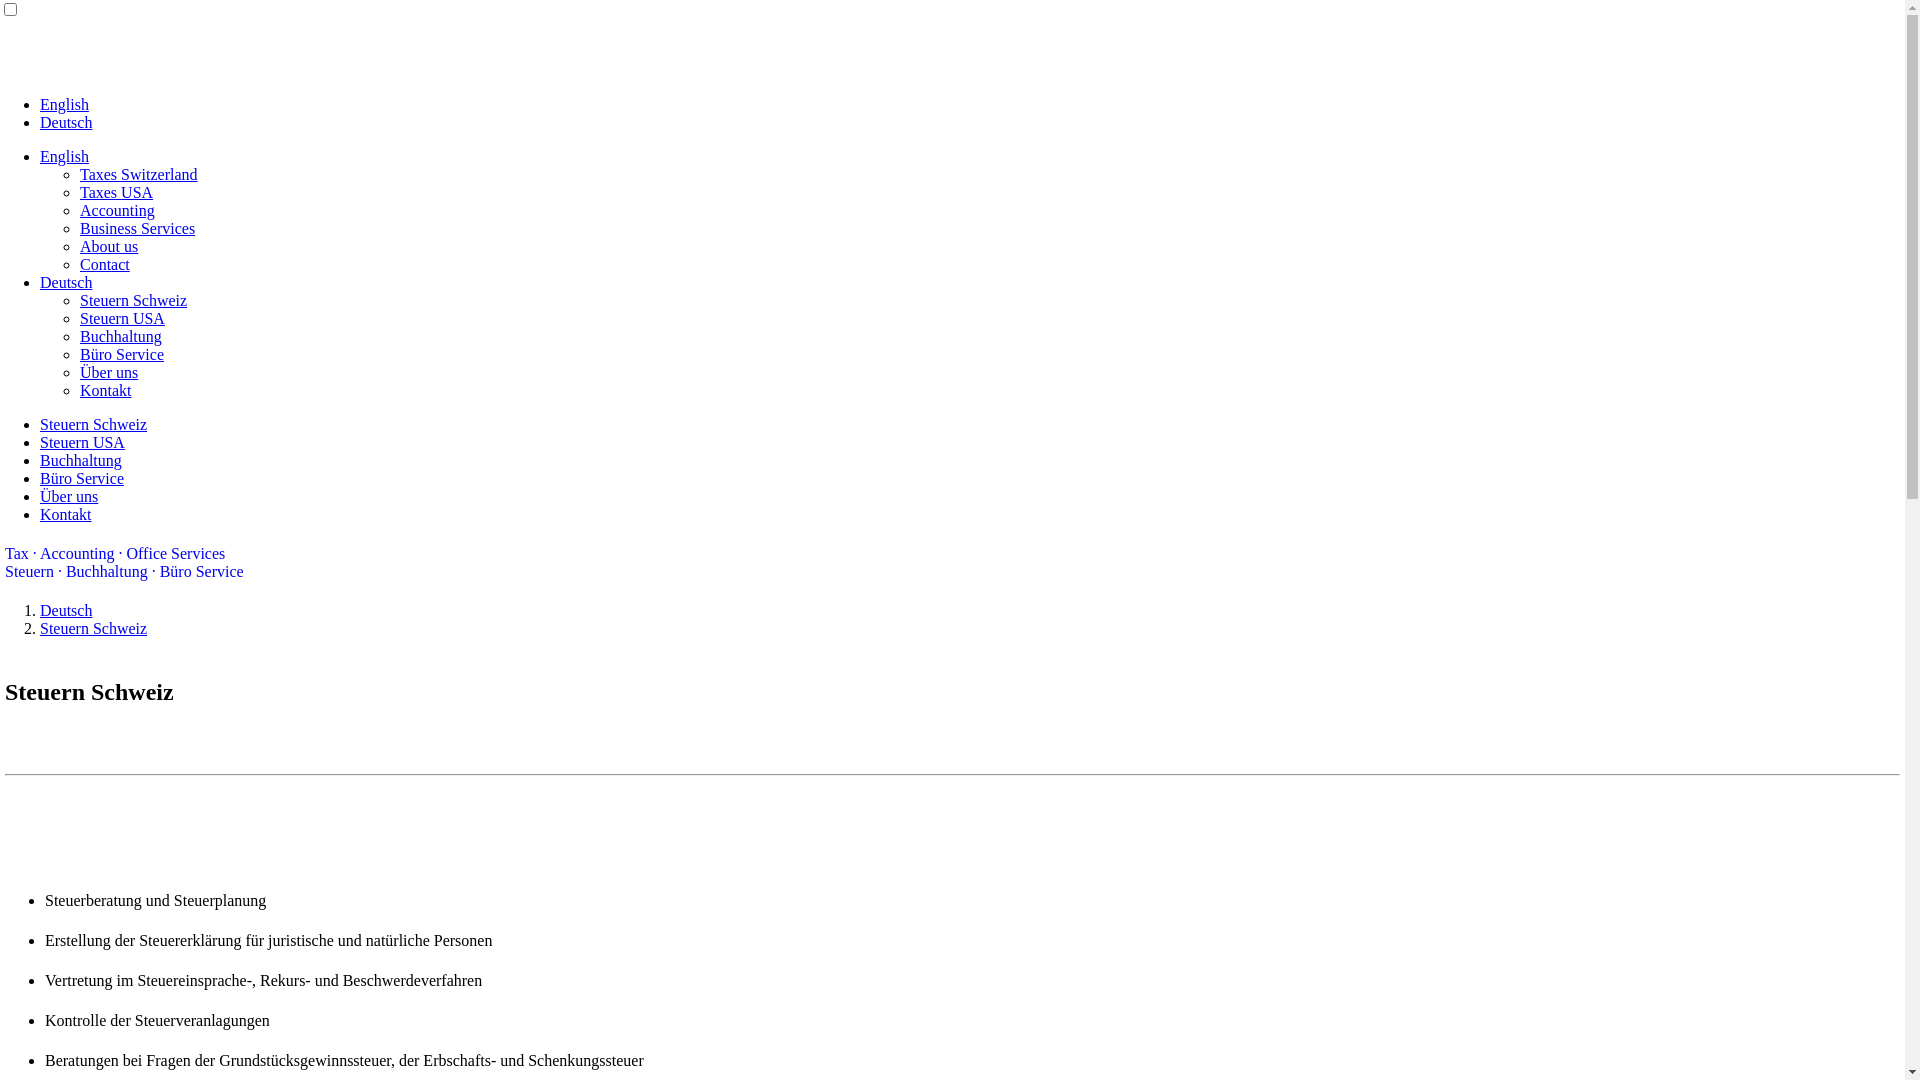  Describe the element at coordinates (66, 513) in the screenshot. I see `'Kontakt'` at that location.